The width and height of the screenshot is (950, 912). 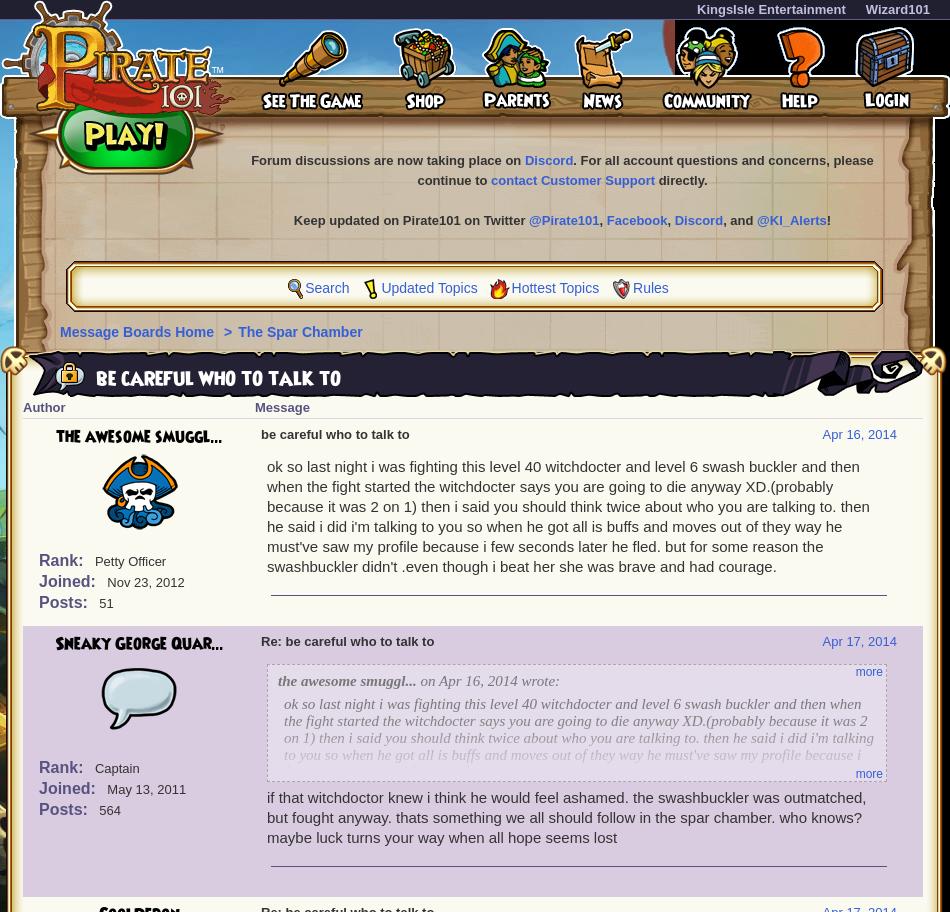 I want to click on 'Forum discussions are now taking place on', so click(x=249, y=160).